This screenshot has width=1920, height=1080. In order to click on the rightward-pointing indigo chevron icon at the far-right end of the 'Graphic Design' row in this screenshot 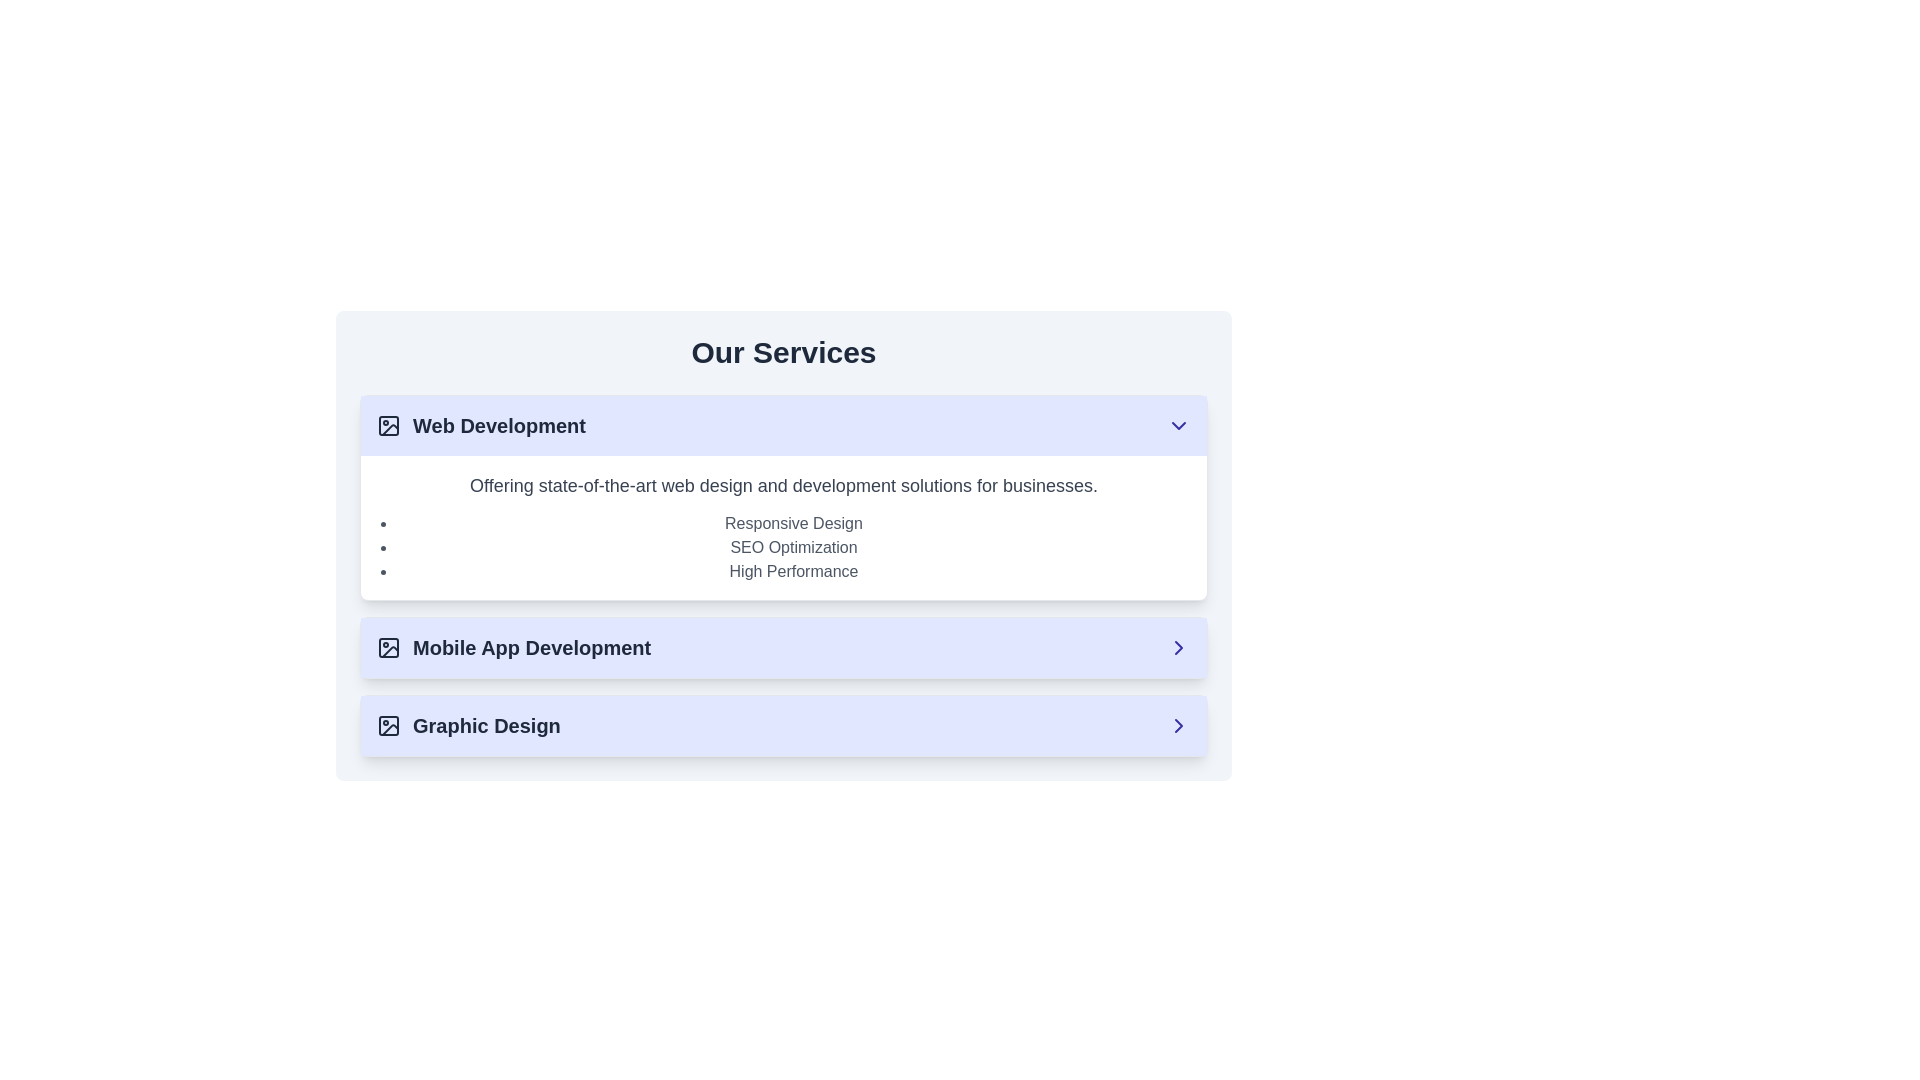, I will do `click(1179, 725)`.